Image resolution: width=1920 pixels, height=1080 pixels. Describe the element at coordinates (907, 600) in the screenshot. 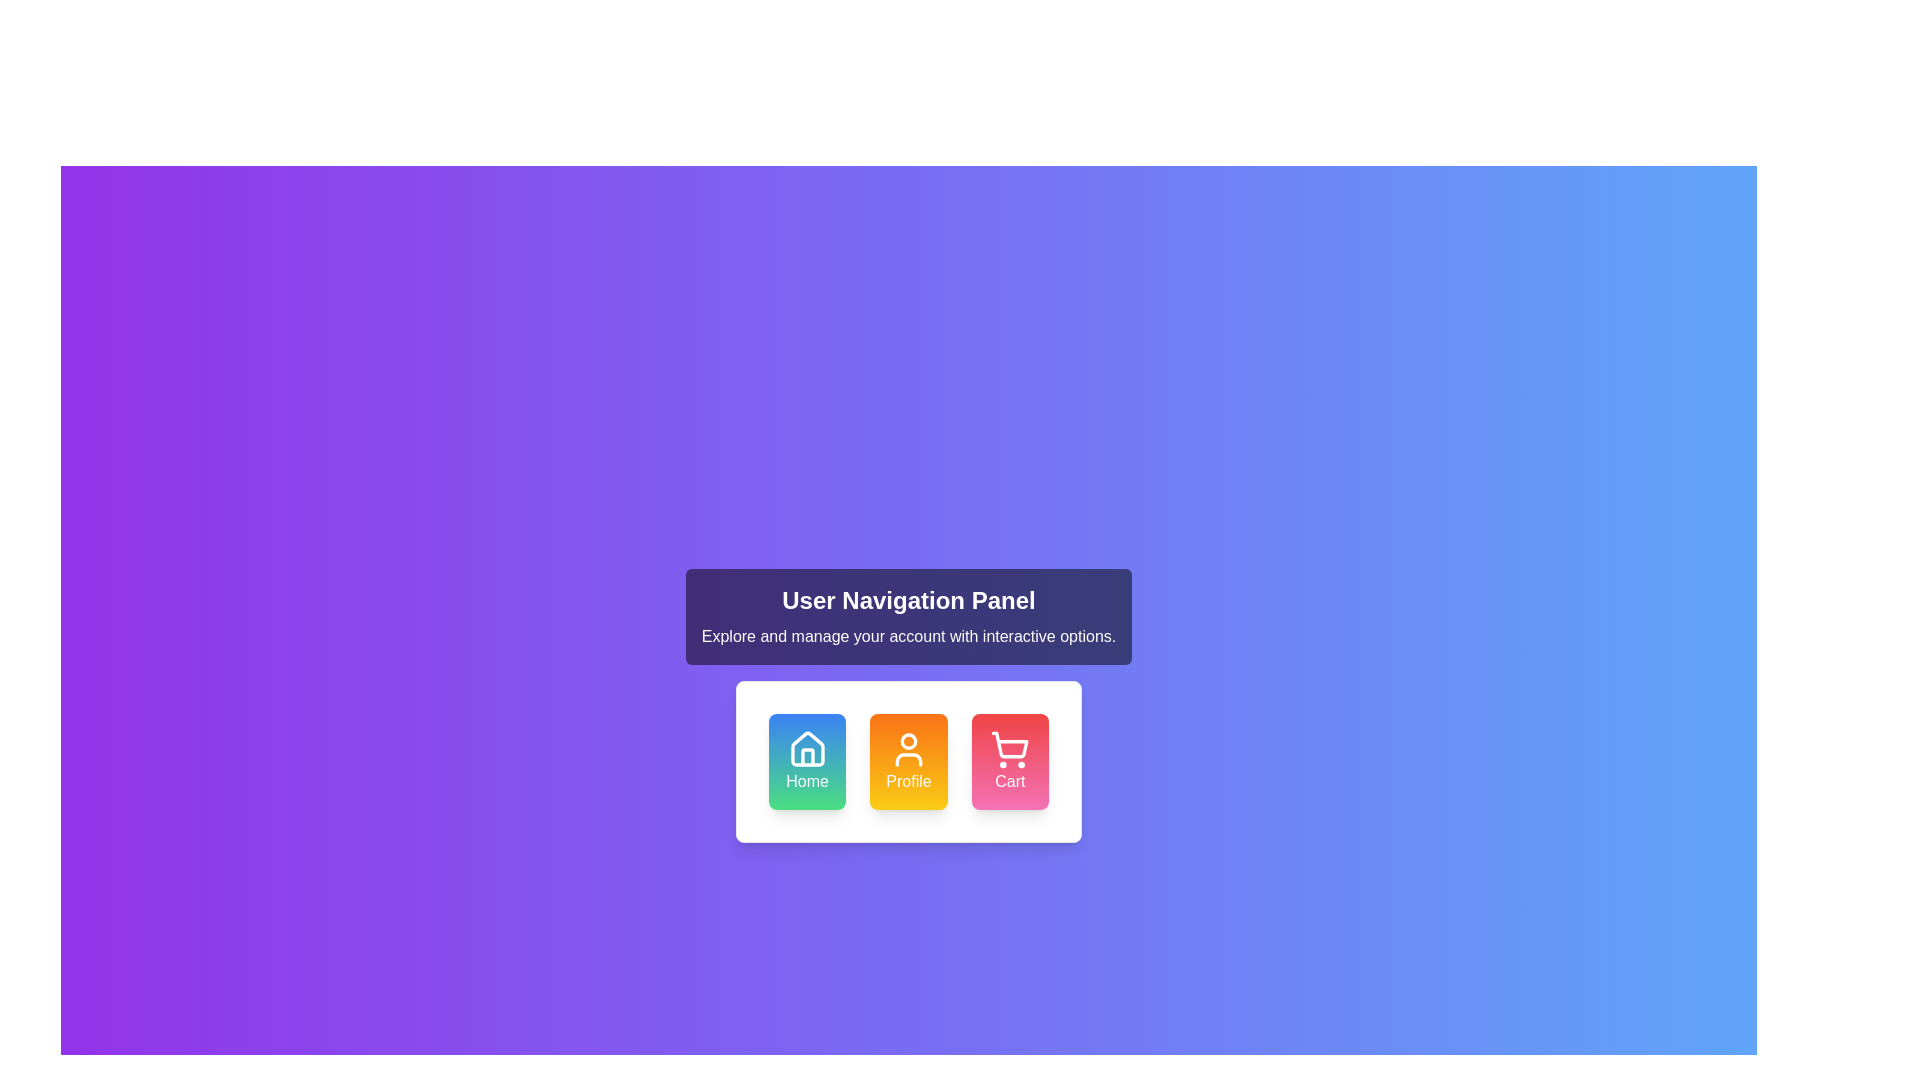

I see `text content of the Text Header located at the top of the dark rectangular panel, which serves as a title for the navigation section` at that location.